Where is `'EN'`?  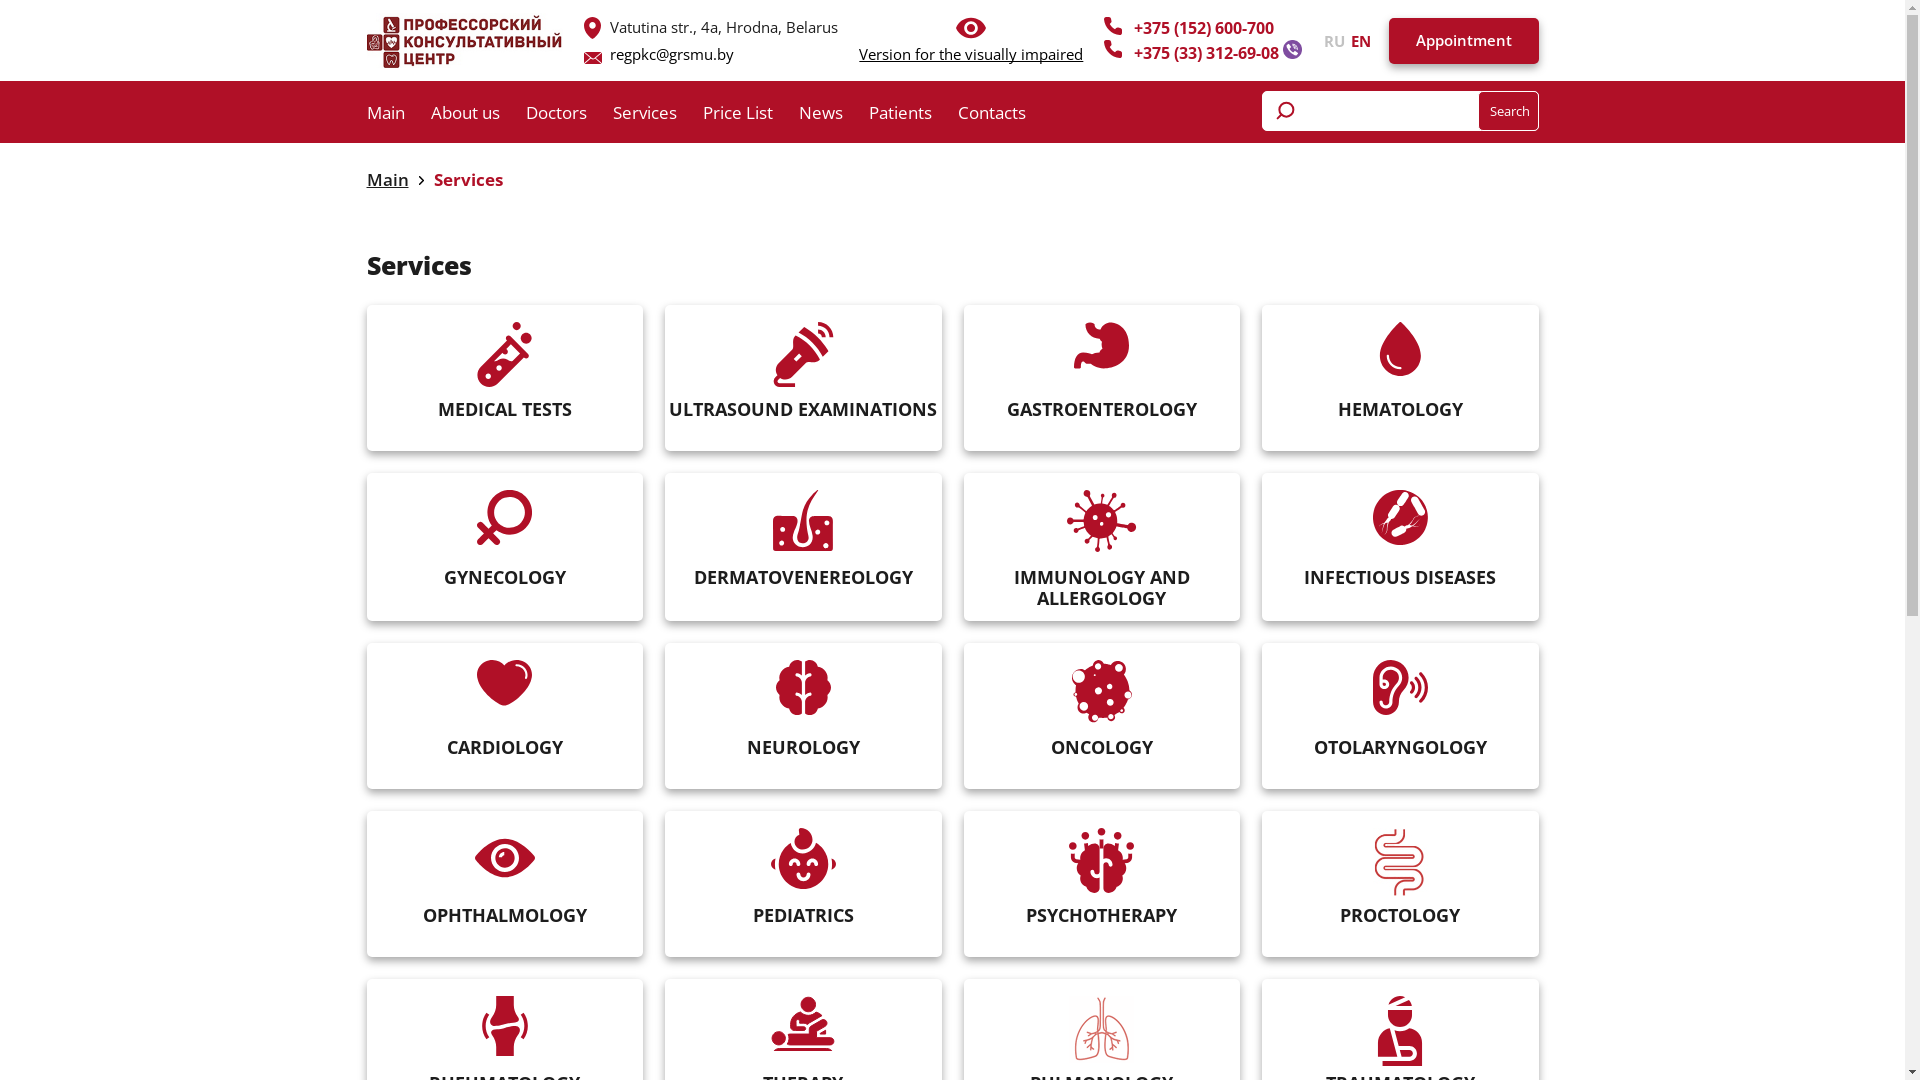 'EN' is located at coordinates (1344, 39).